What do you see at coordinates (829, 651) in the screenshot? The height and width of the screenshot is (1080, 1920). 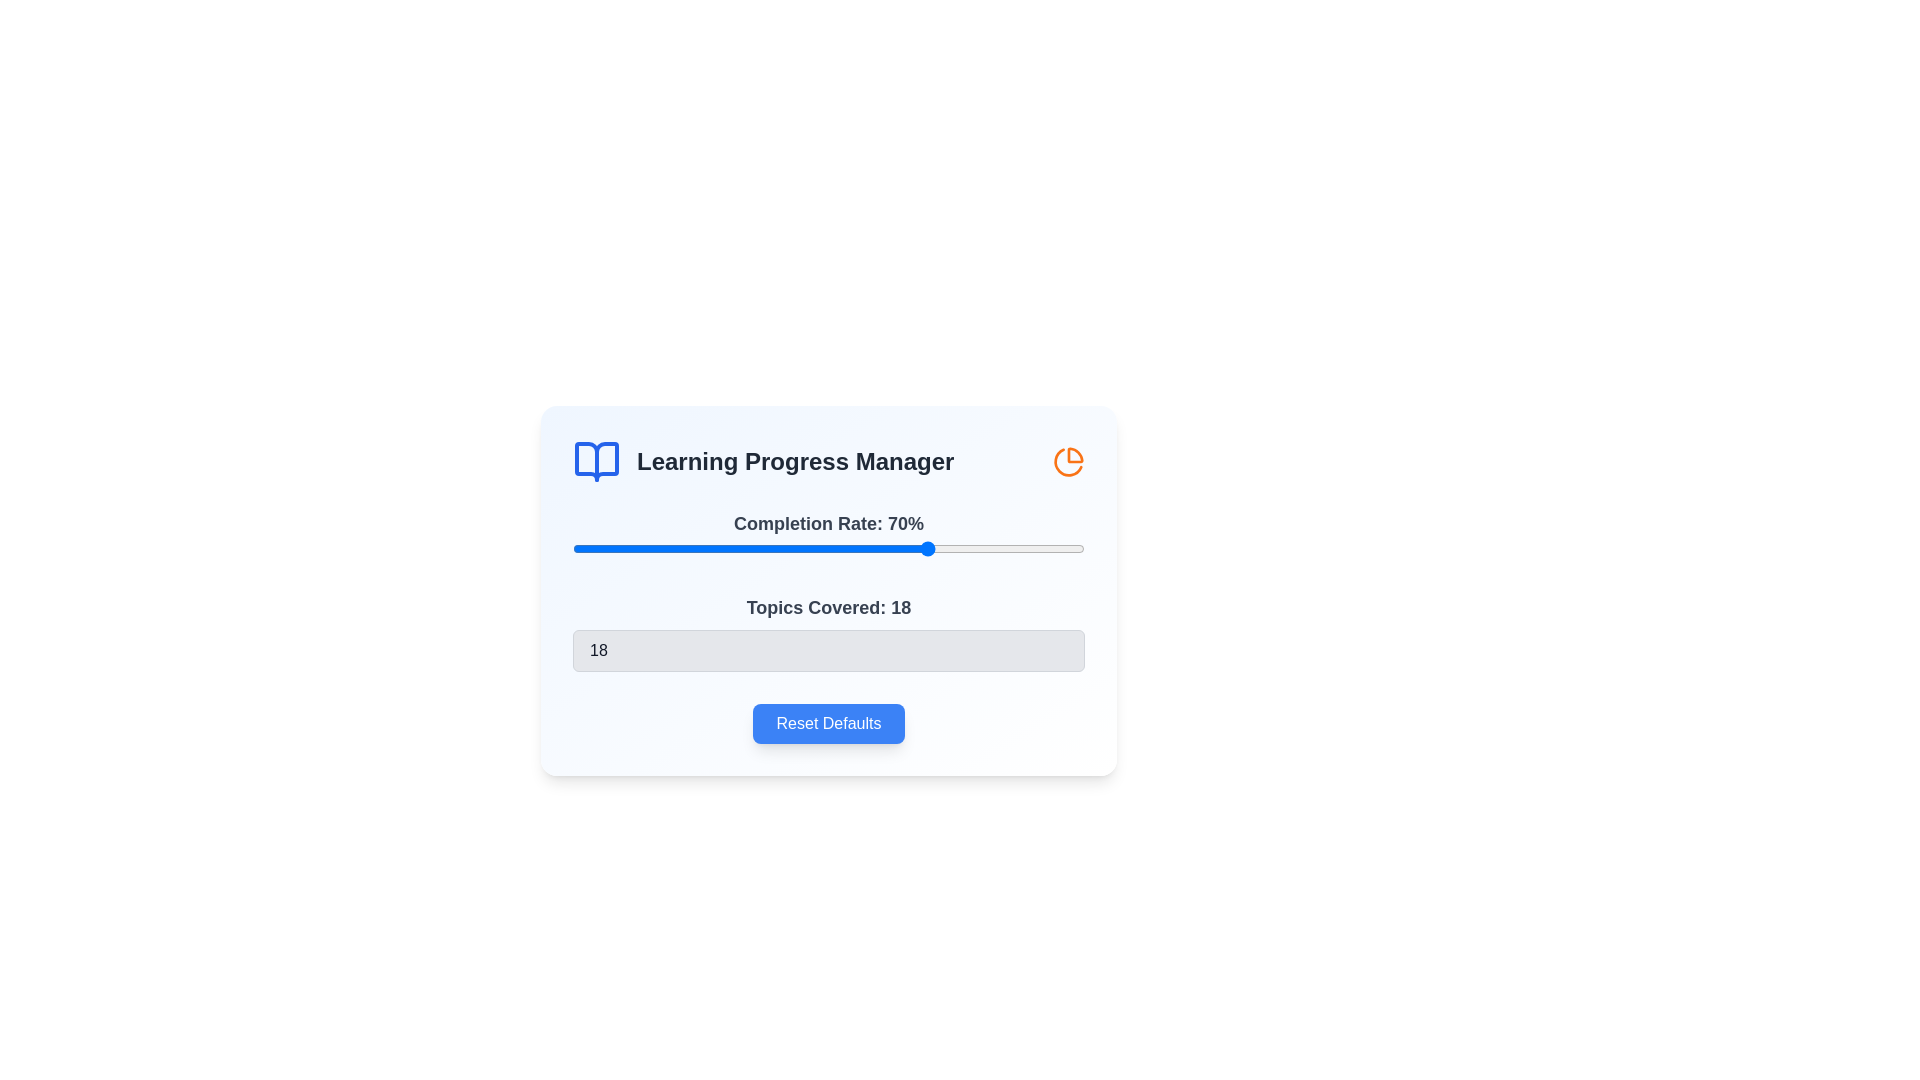 I see `the number of topics covered to 13 by entering the value in the input box` at bounding box center [829, 651].